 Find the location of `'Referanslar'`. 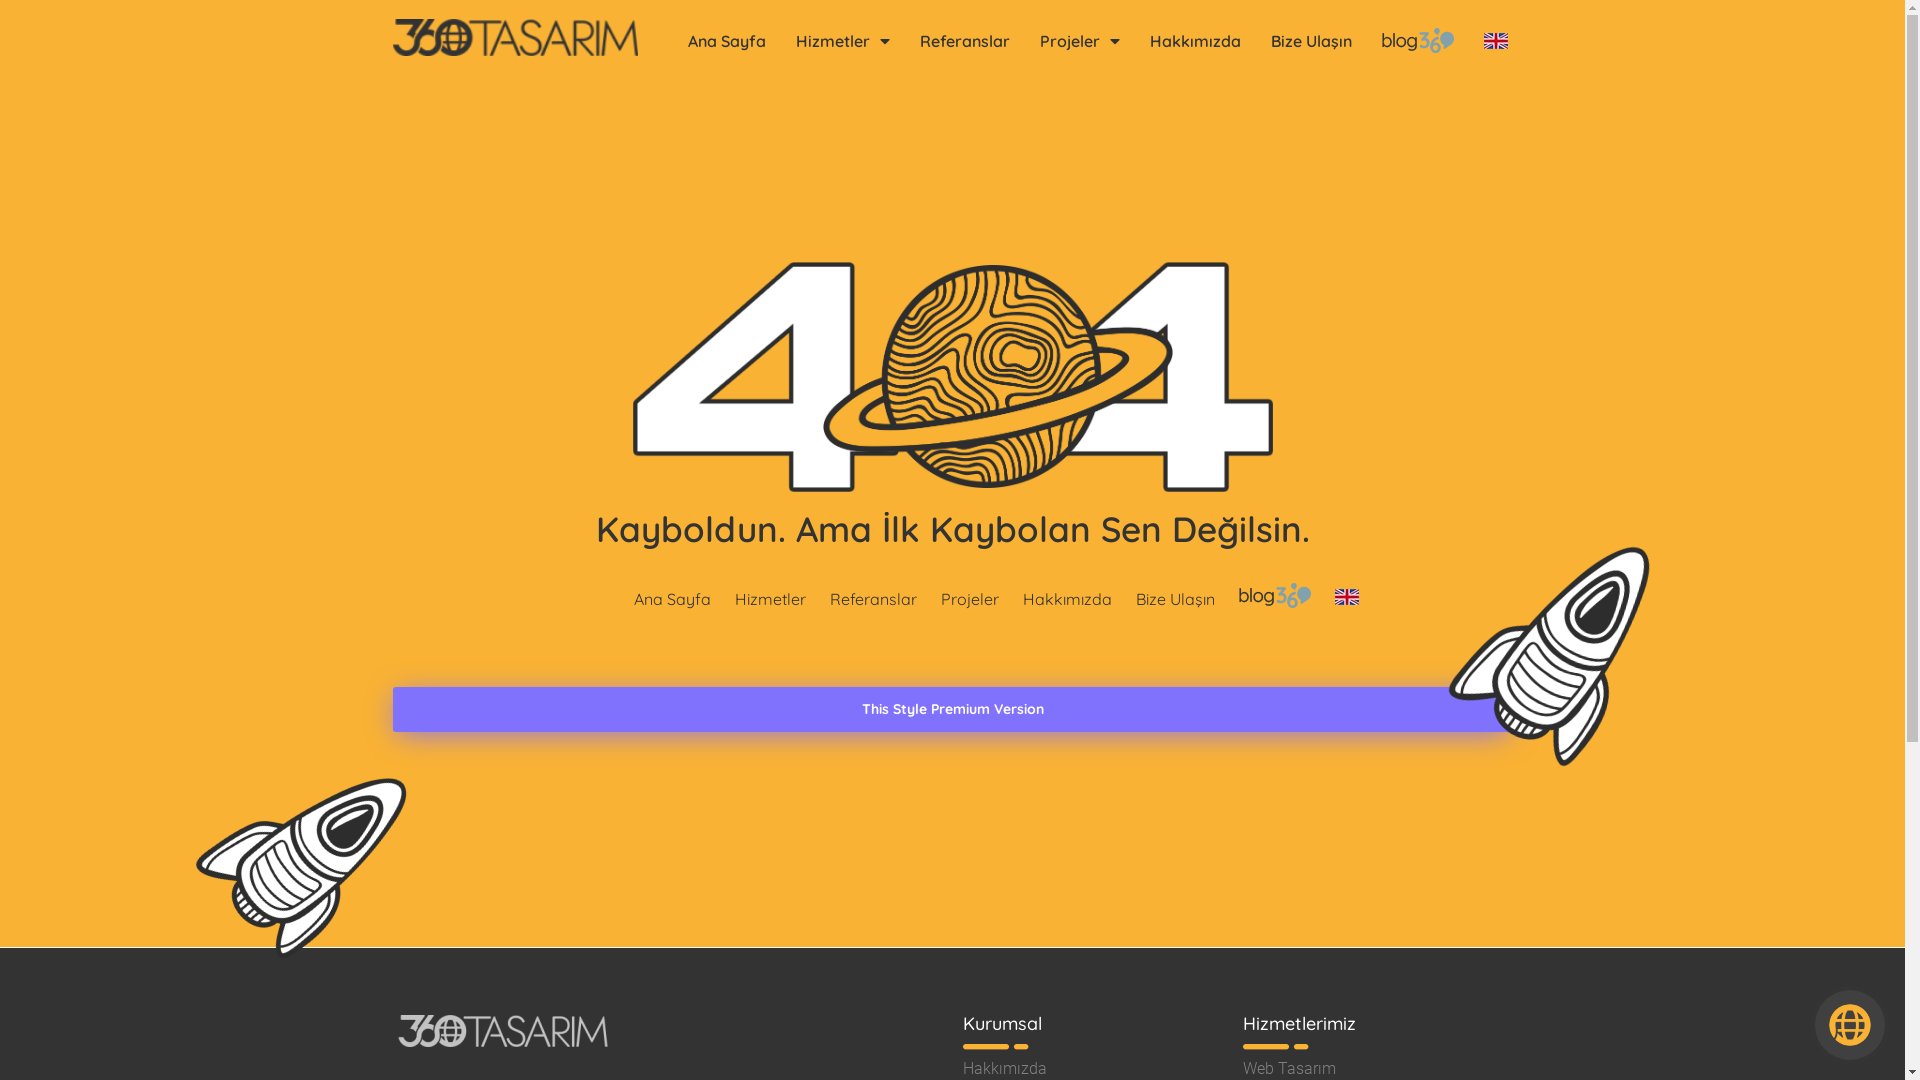

'Referanslar' is located at coordinates (873, 596).